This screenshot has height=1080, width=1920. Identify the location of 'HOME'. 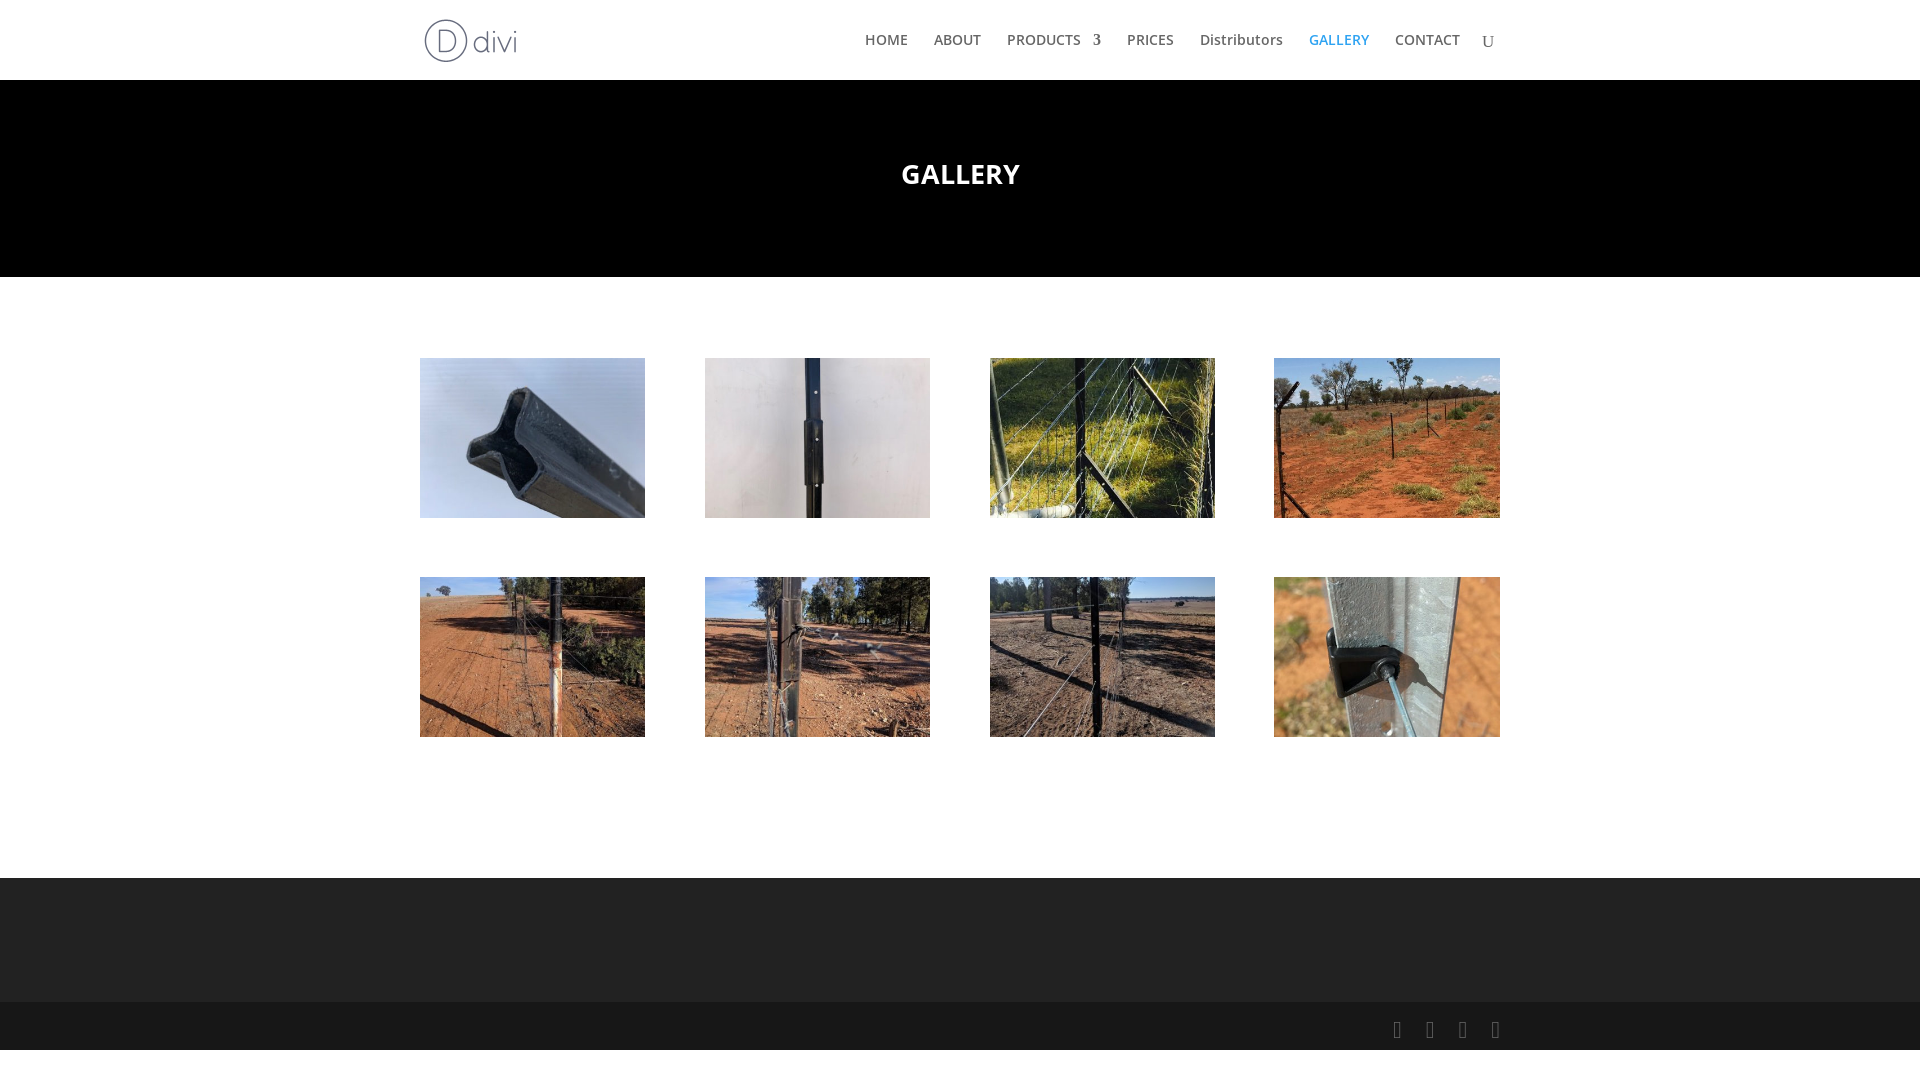
(885, 55).